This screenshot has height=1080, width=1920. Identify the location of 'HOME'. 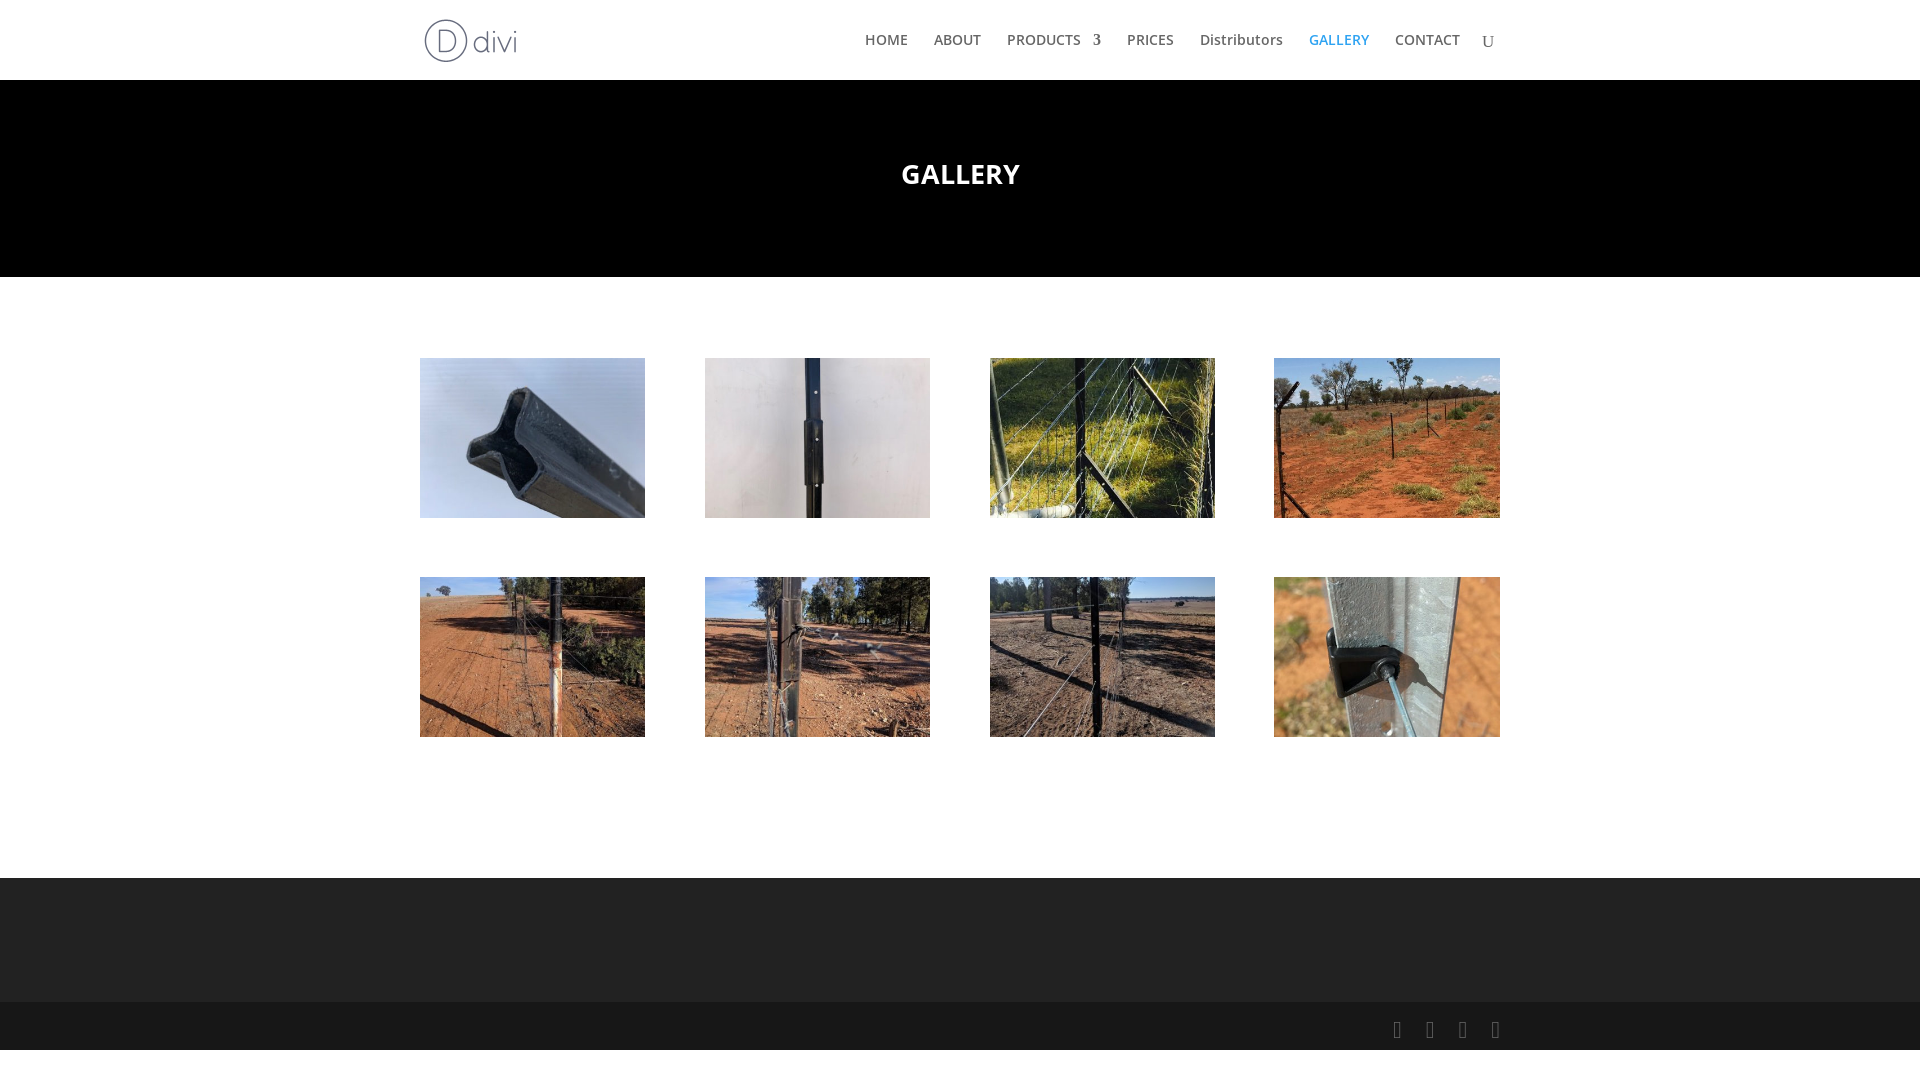
(885, 55).